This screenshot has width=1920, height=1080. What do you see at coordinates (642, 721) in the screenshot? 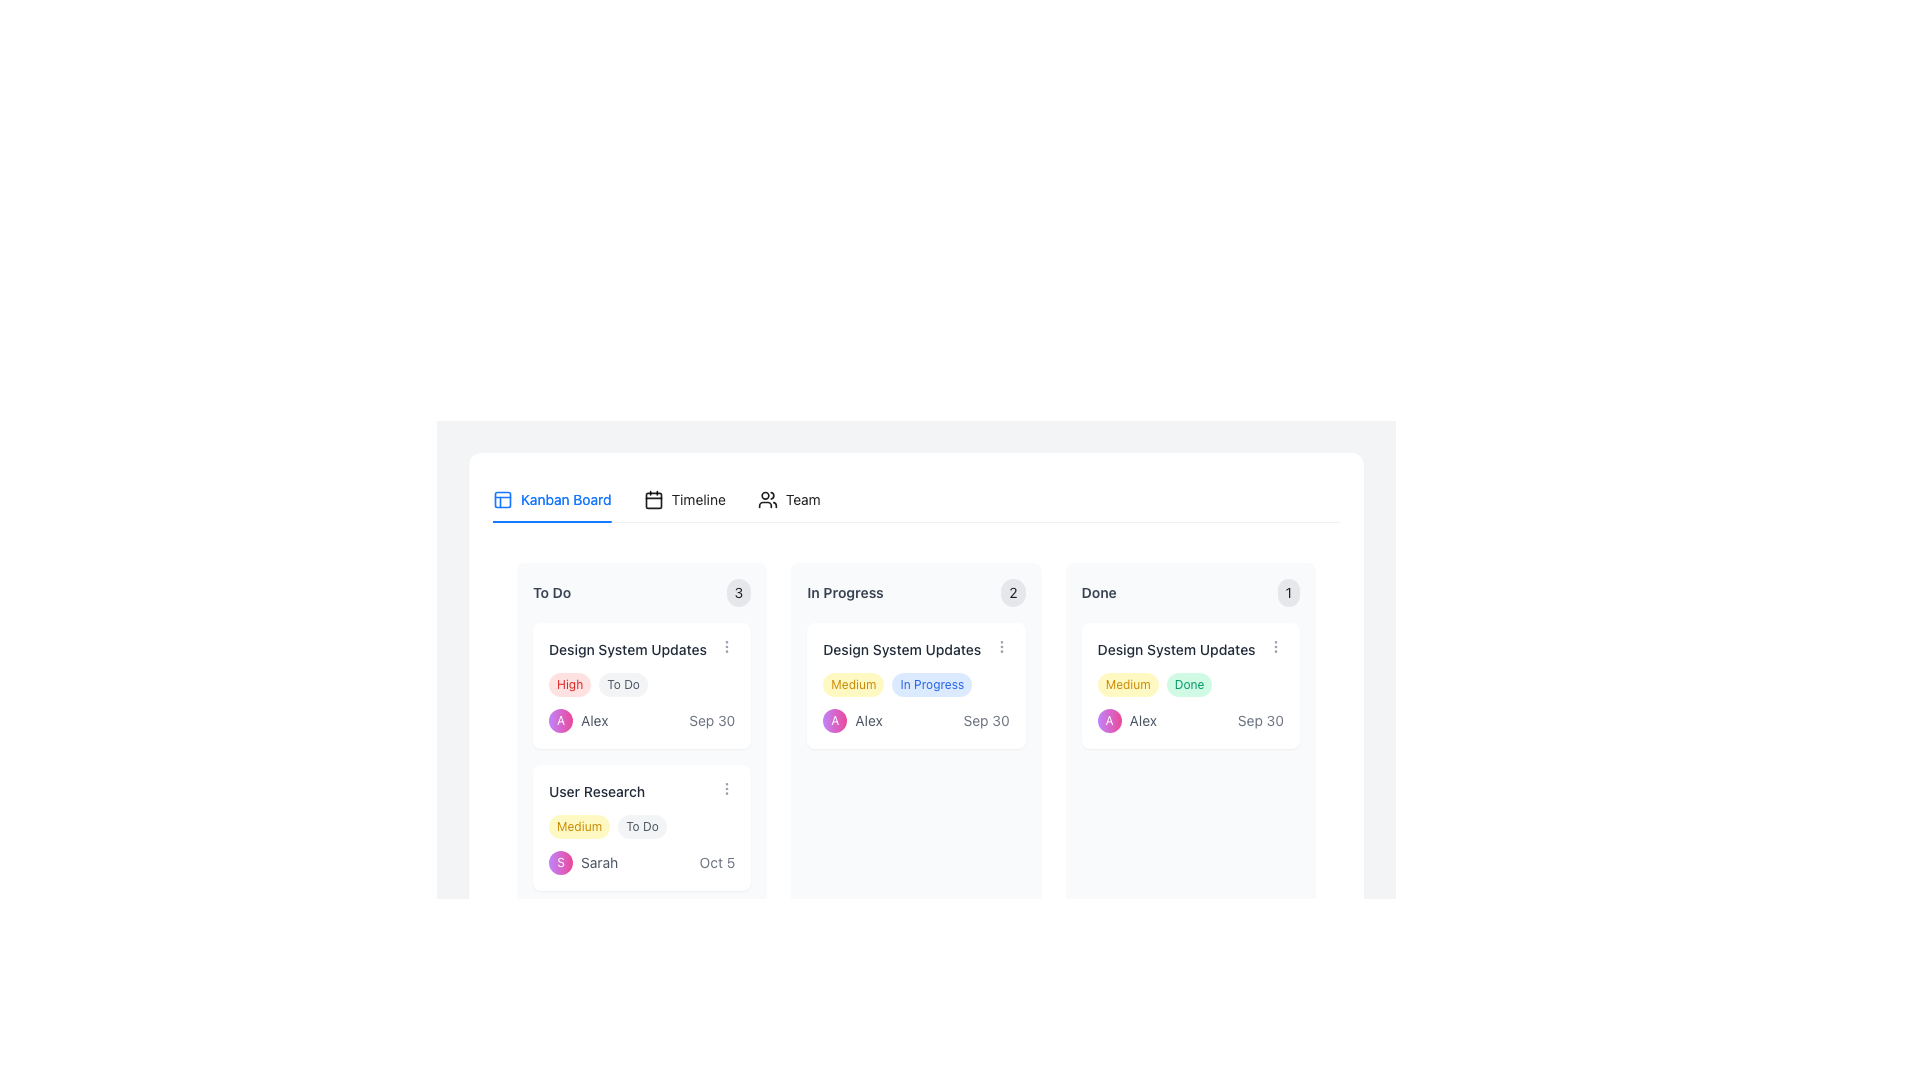
I see `the assignee name 'Alex' in the Information Display Group located at the bottom of the 'Design System Updates' card in the 'To Do' column of the Kanban board` at bounding box center [642, 721].